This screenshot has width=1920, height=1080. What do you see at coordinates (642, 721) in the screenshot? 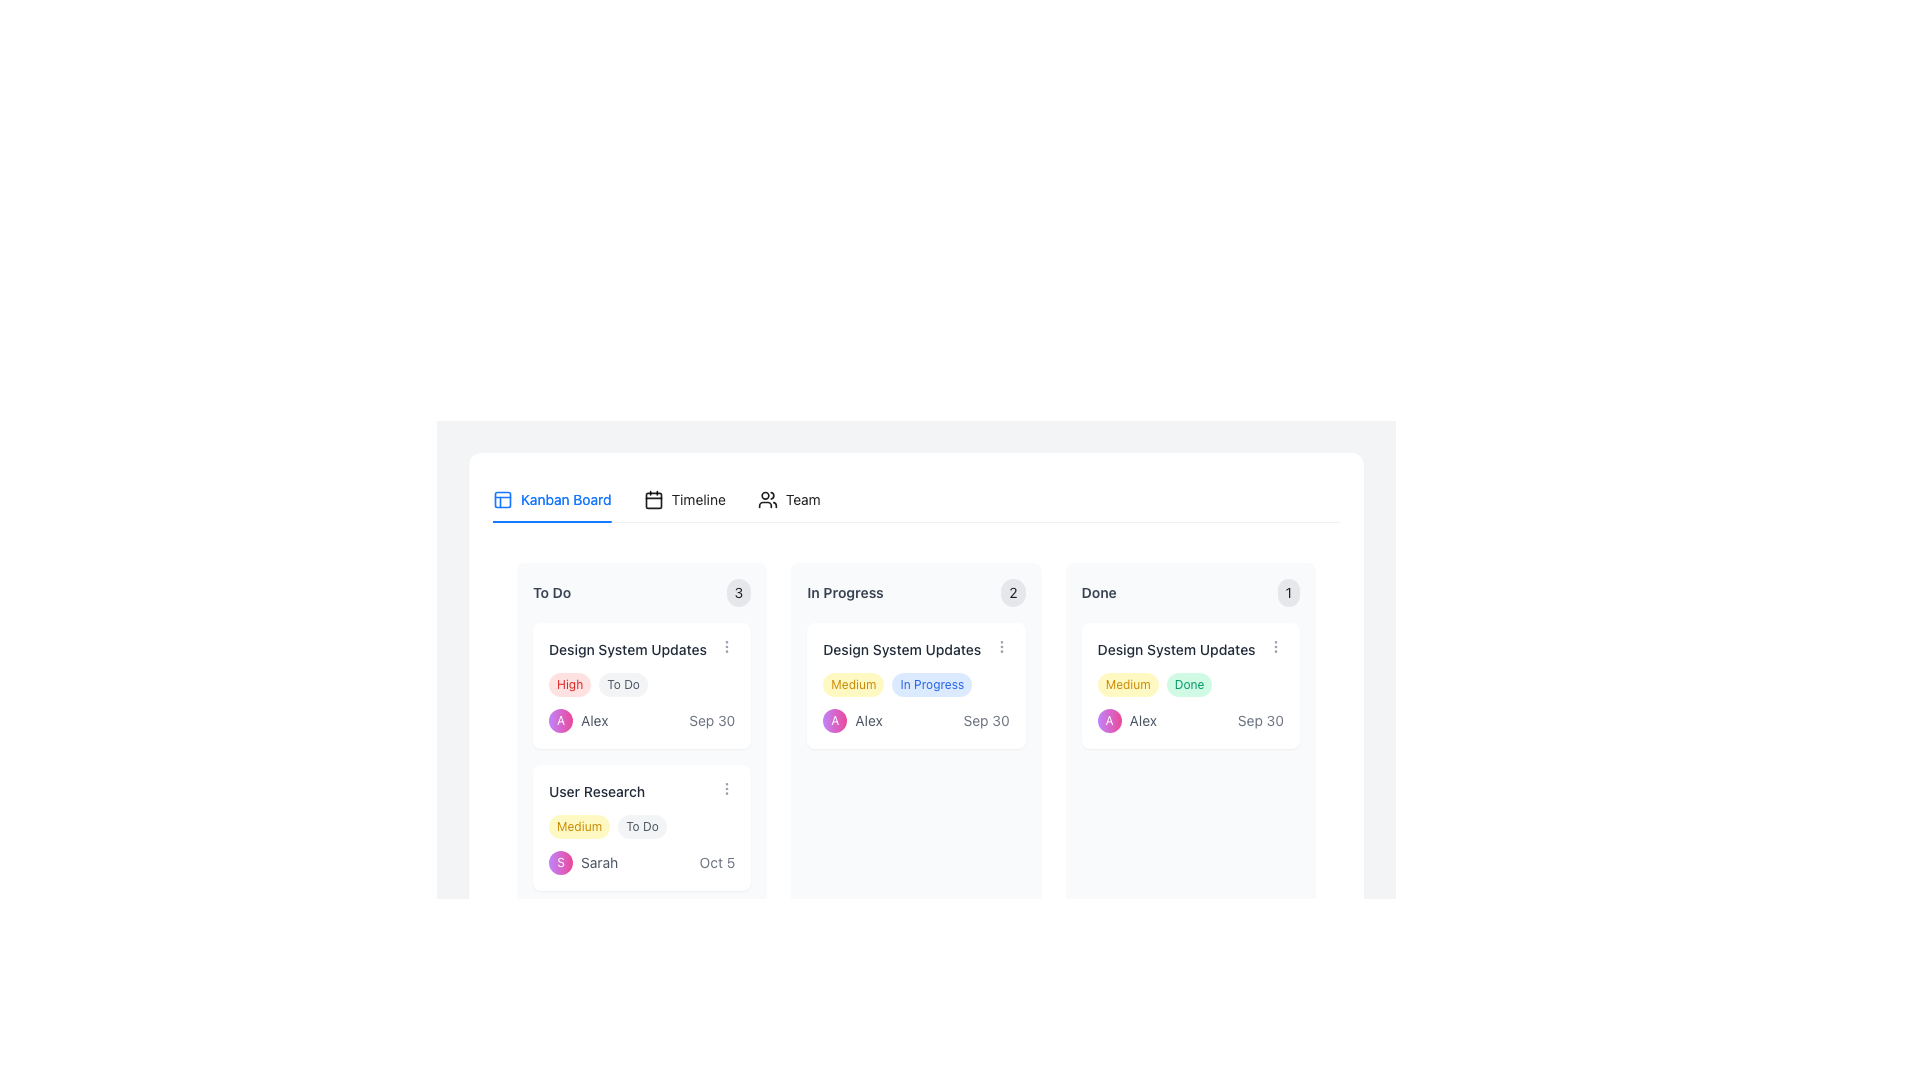
I see `the assignee name 'Alex' in the Information Display Group located at the bottom of the 'Design System Updates' card in the 'To Do' column of the Kanban board` at bounding box center [642, 721].